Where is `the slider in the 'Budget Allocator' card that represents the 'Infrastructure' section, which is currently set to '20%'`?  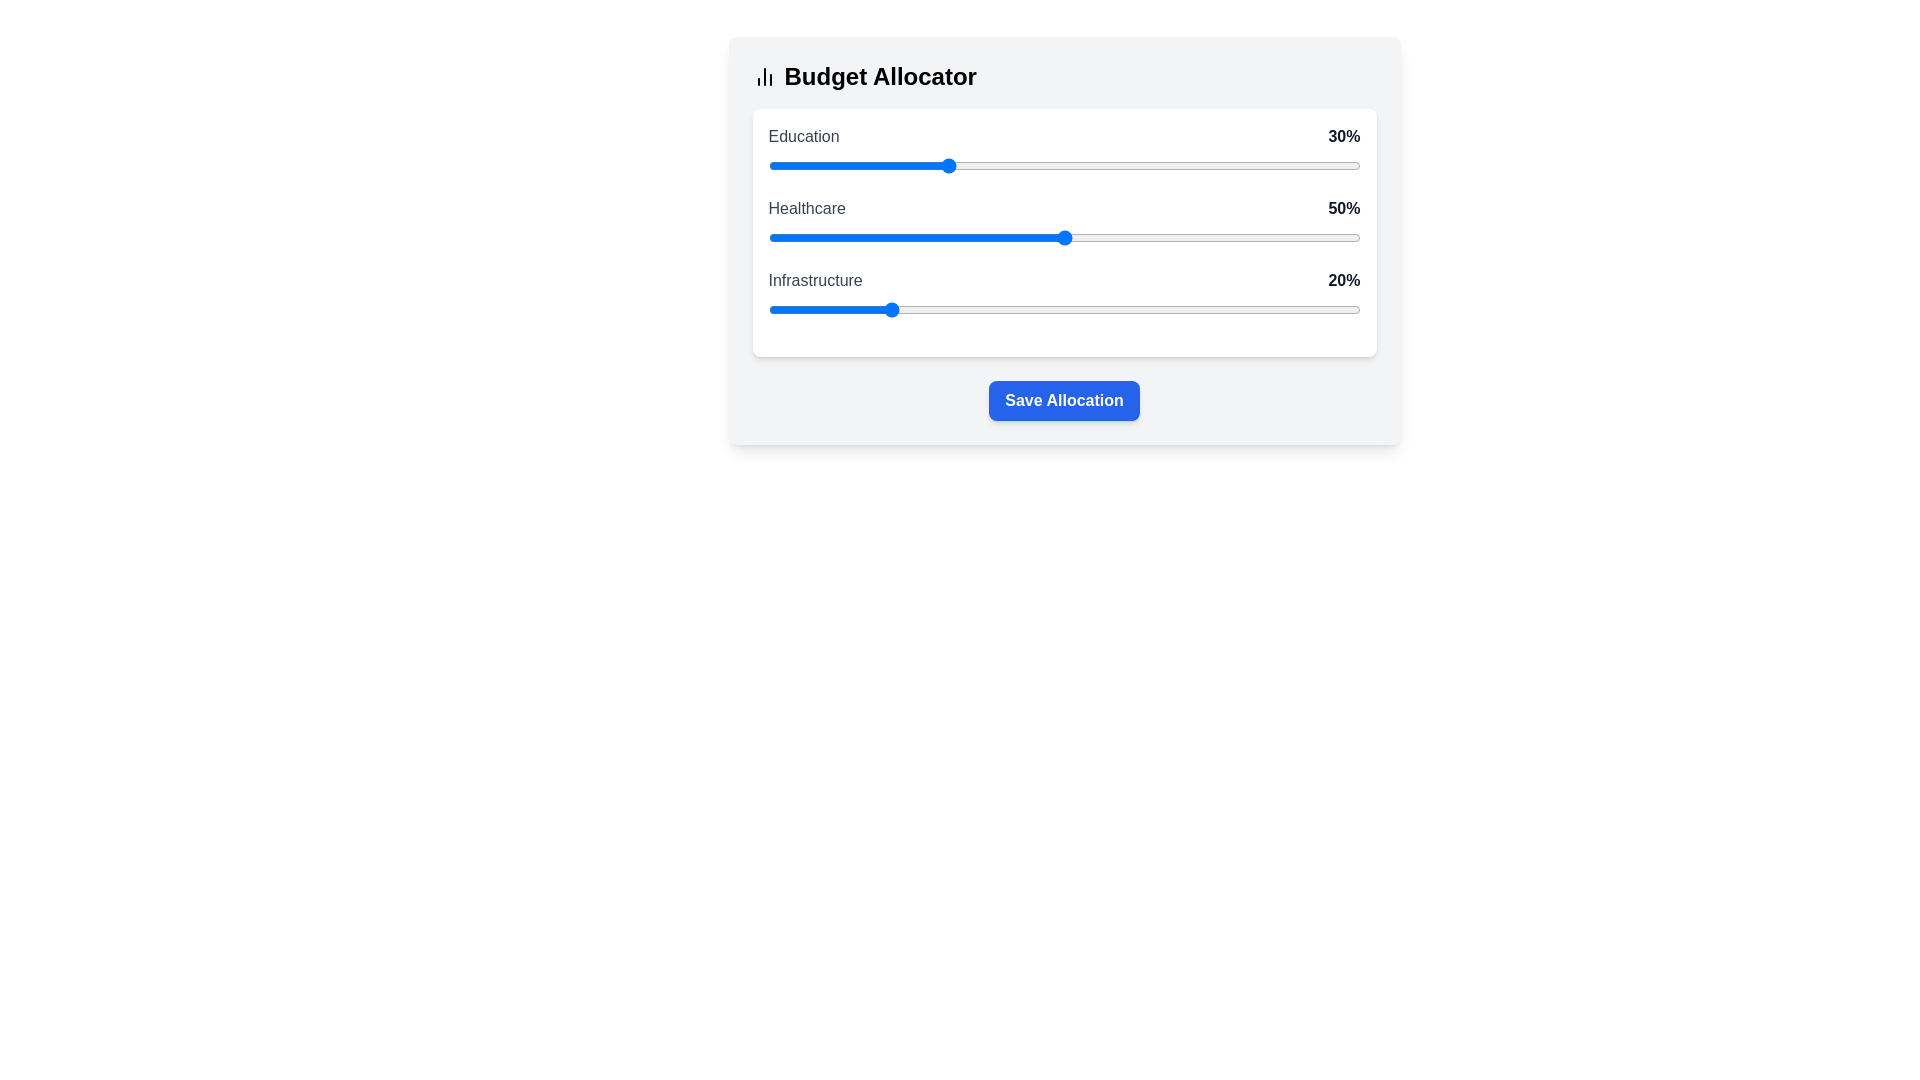 the slider in the 'Budget Allocator' card that represents the 'Infrastructure' section, which is currently set to '20%' is located at coordinates (1063, 297).